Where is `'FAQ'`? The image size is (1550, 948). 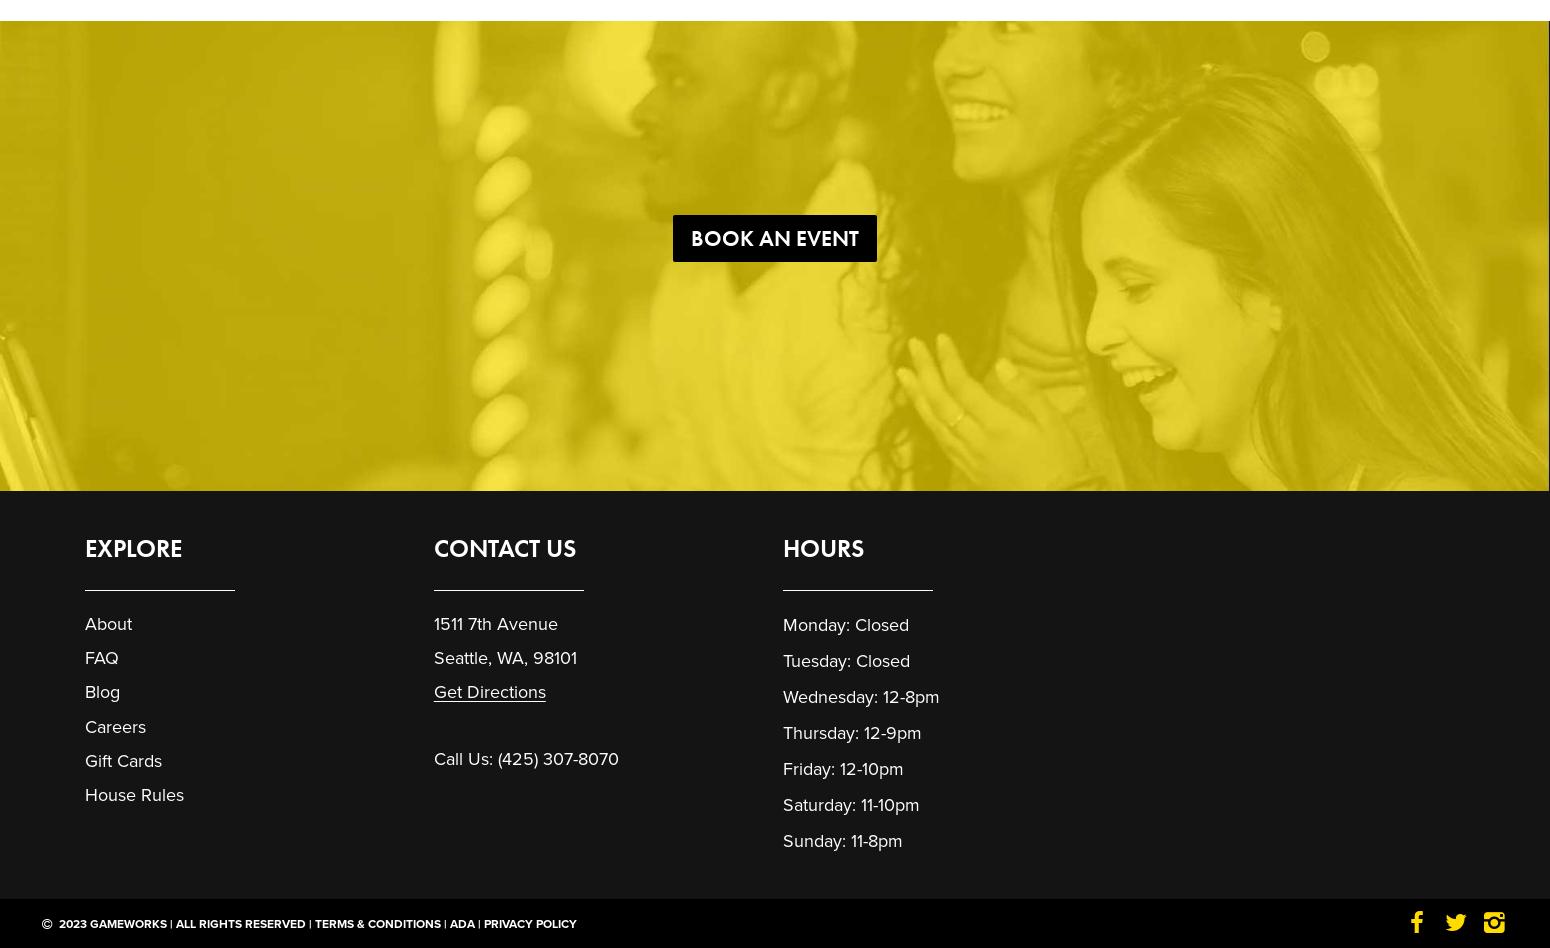 'FAQ' is located at coordinates (101, 657).